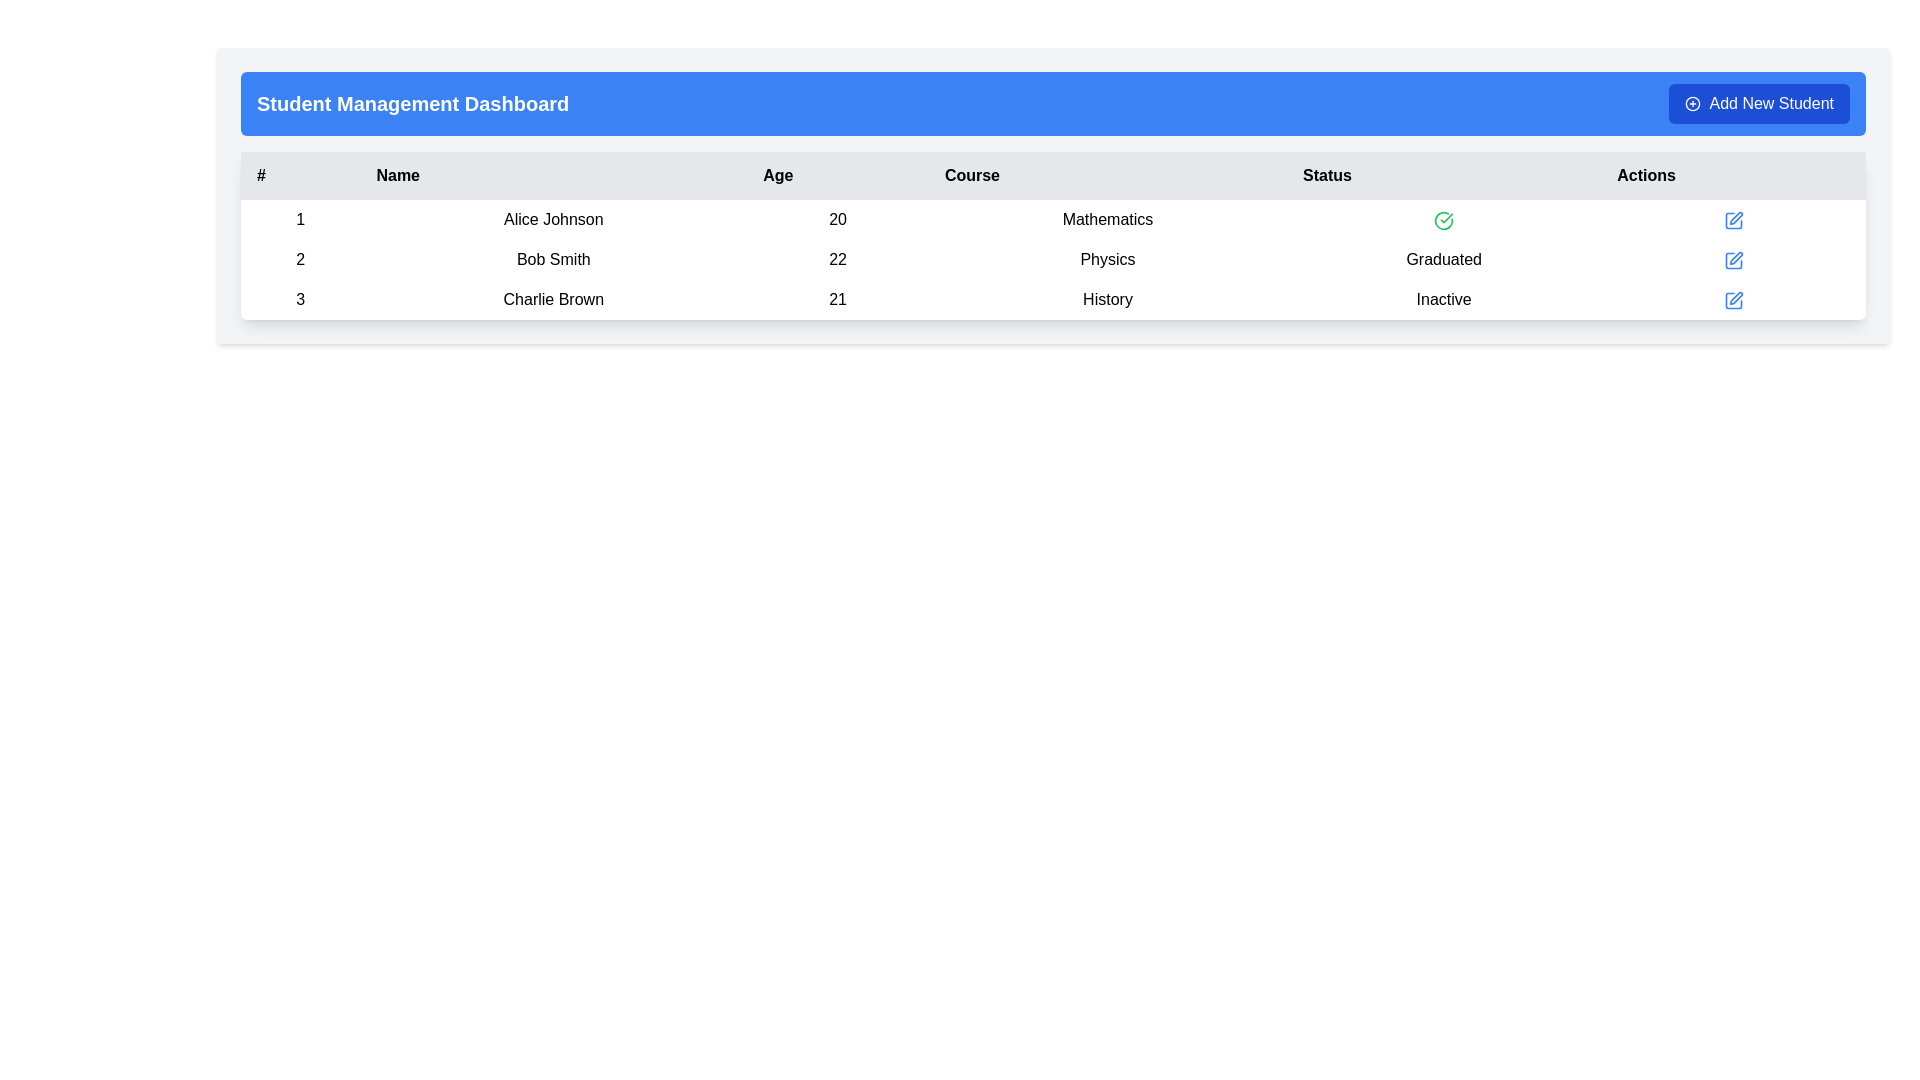  Describe the element at coordinates (1735, 218) in the screenshot. I see `the pen-like icon button in the 'Actions' column of the student table for 'Bob Smith'` at that location.